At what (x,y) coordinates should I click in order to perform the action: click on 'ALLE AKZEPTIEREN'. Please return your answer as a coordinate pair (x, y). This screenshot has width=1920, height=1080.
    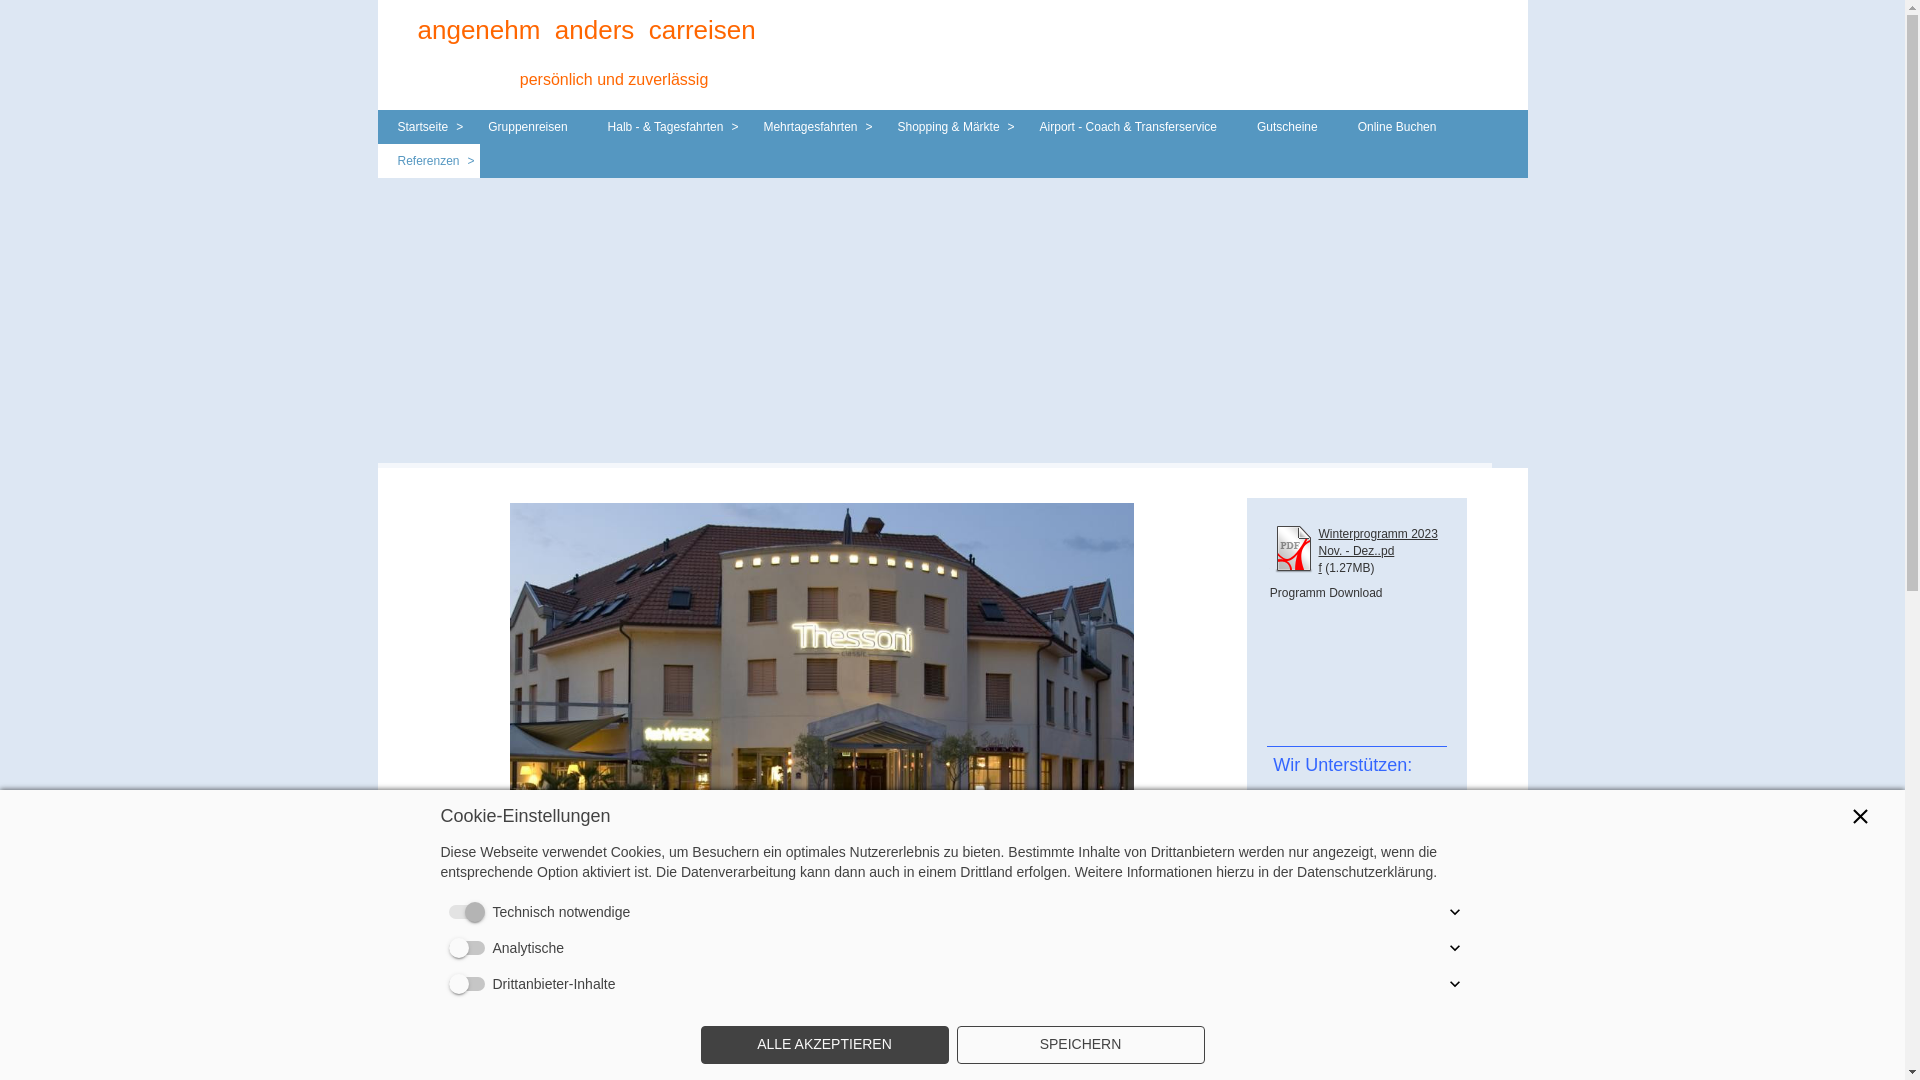
    Looking at the image, I should click on (824, 1044).